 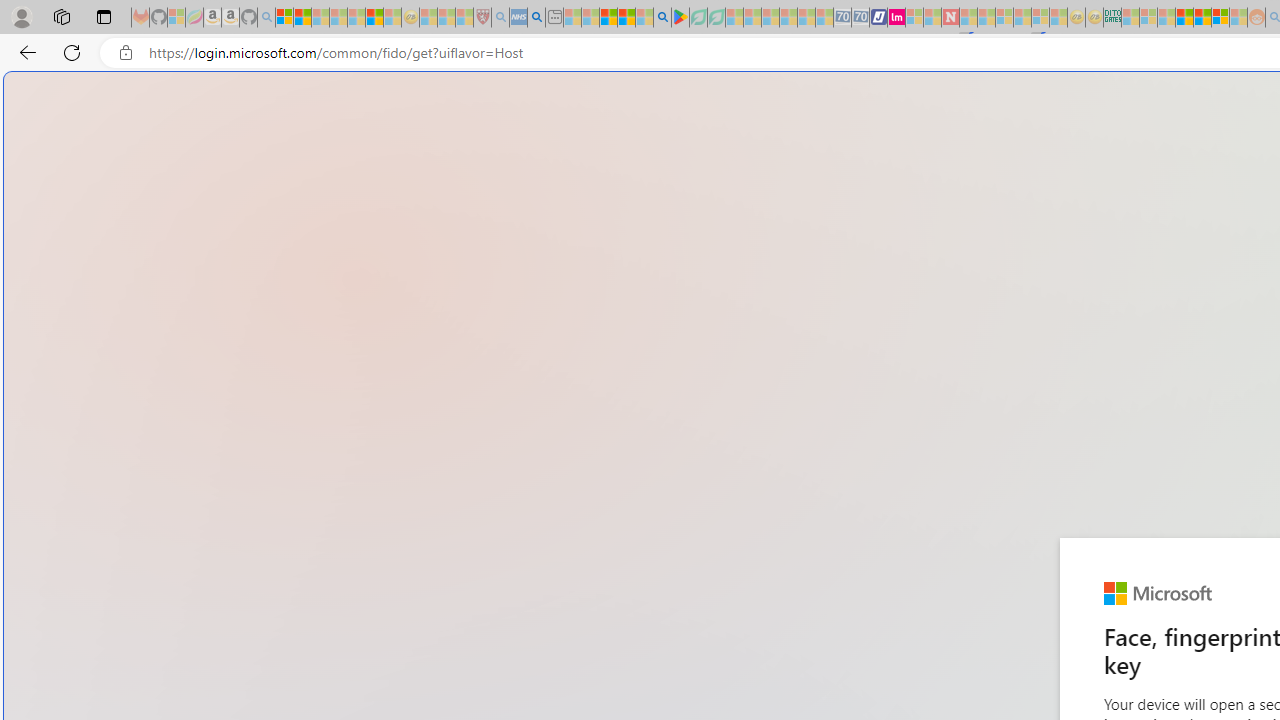 What do you see at coordinates (680, 17) in the screenshot?
I see `'Bluey: Let'` at bounding box center [680, 17].